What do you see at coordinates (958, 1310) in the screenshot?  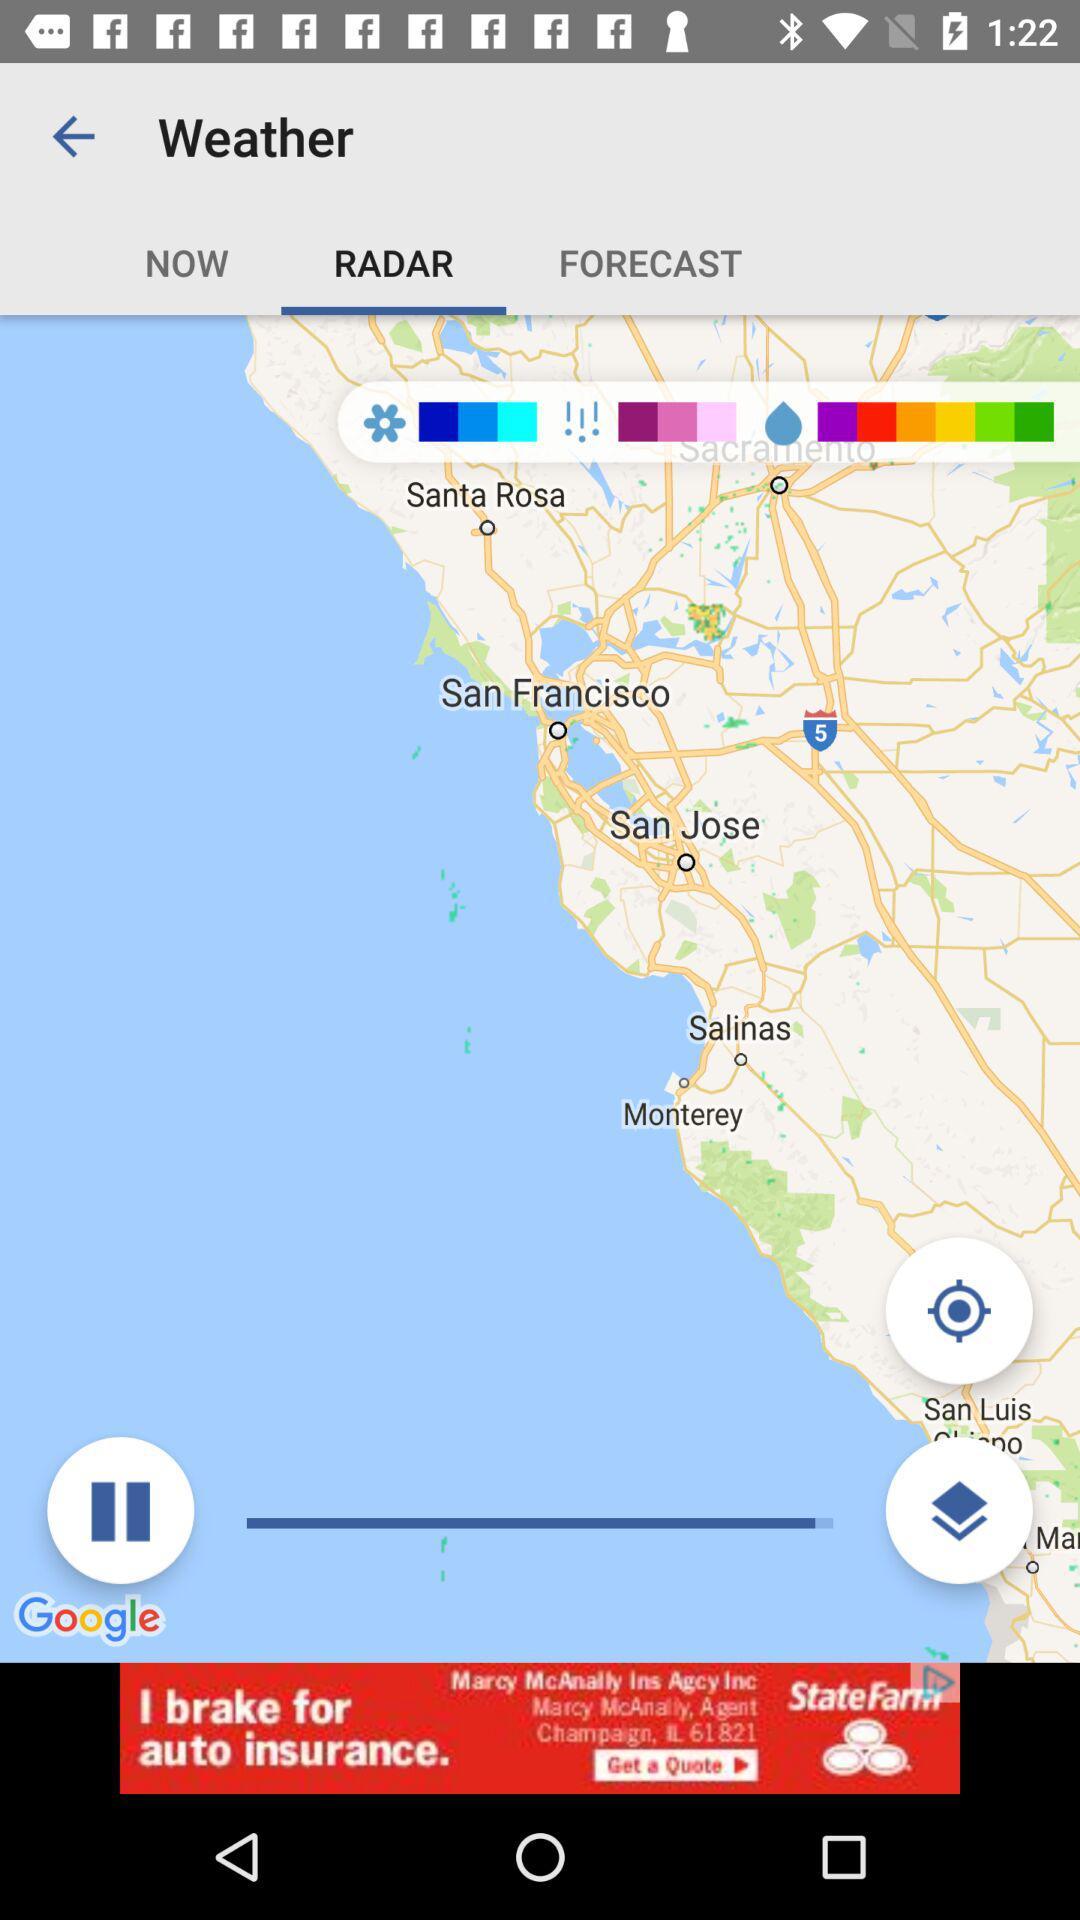 I see `click navigate` at bounding box center [958, 1310].